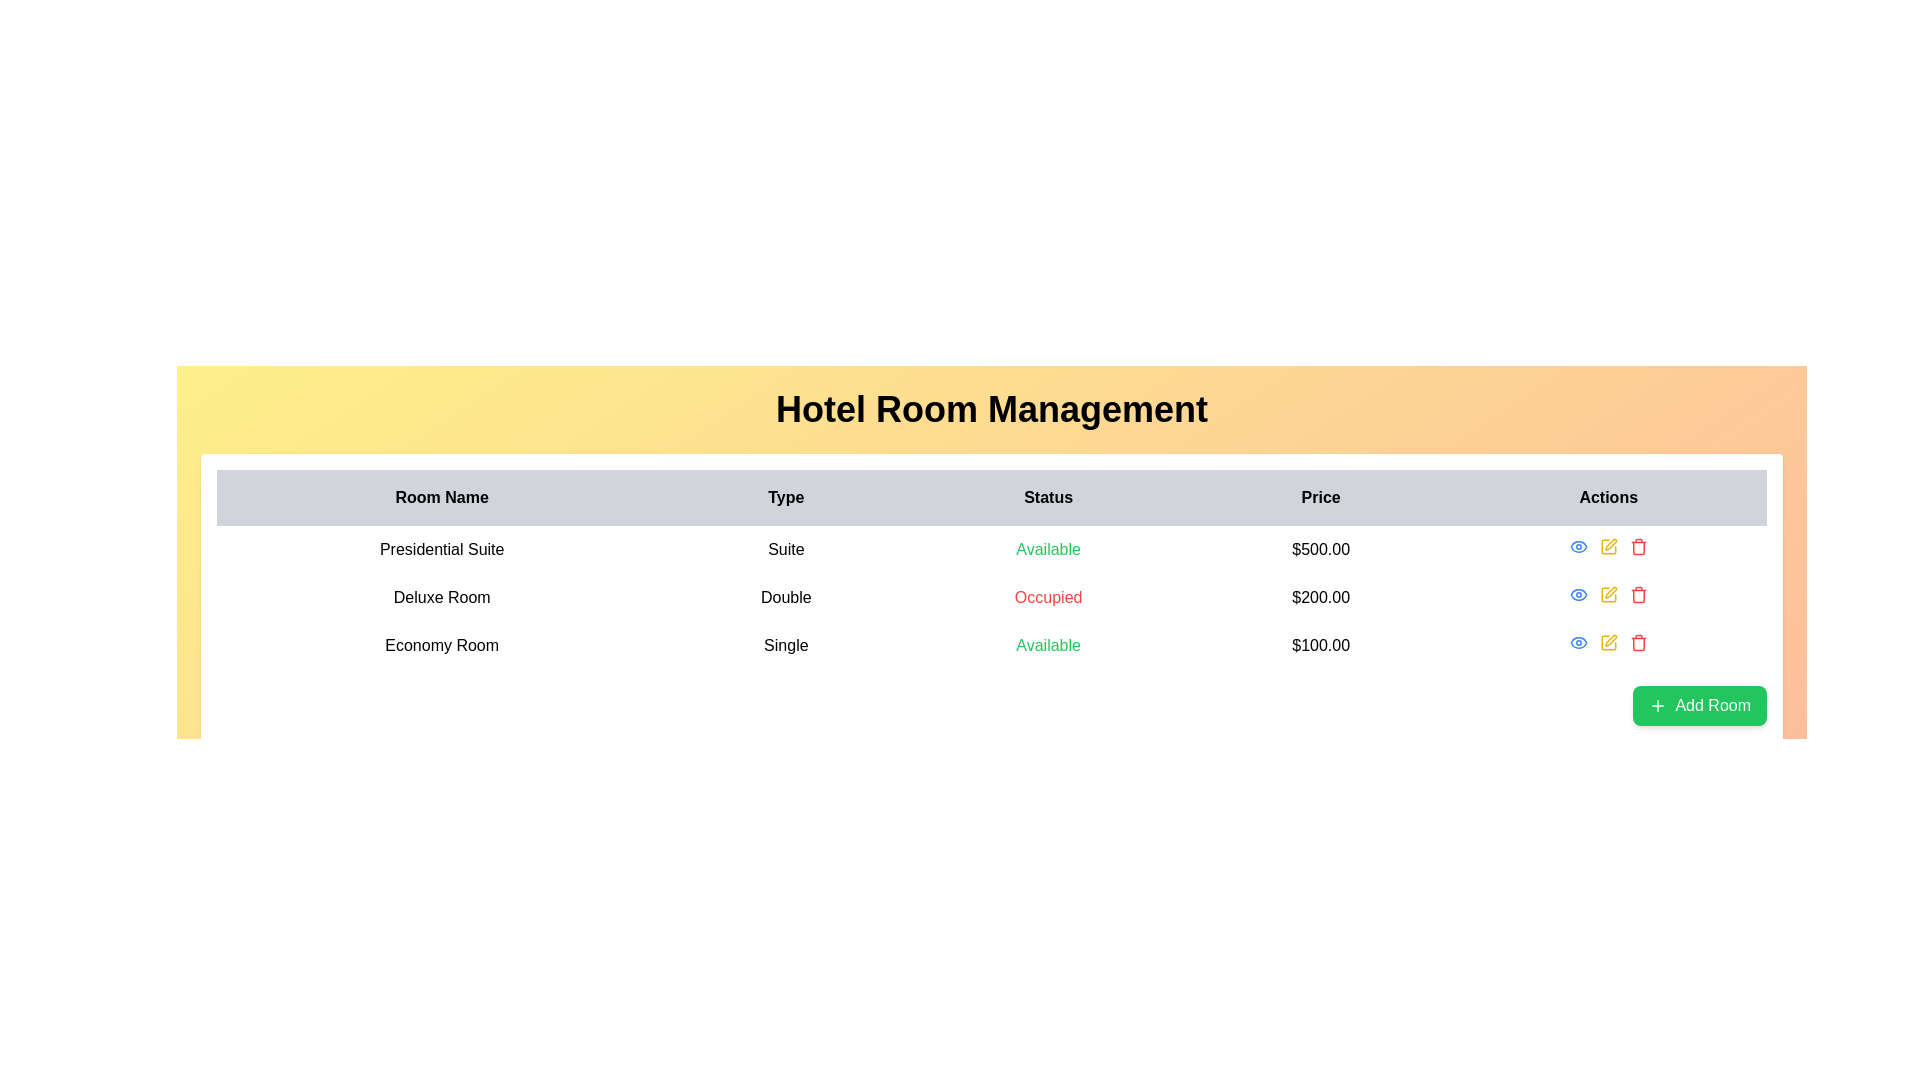 This screenshot has width=1920, height=1080. What do you see at coordinates (1047, 645) in the screenshot?
I see `the text label displaying 'Available' in green, which indicates the status of the 'Economy Room' in the table under the 'Status' column` at bounding box center [1047, 645].